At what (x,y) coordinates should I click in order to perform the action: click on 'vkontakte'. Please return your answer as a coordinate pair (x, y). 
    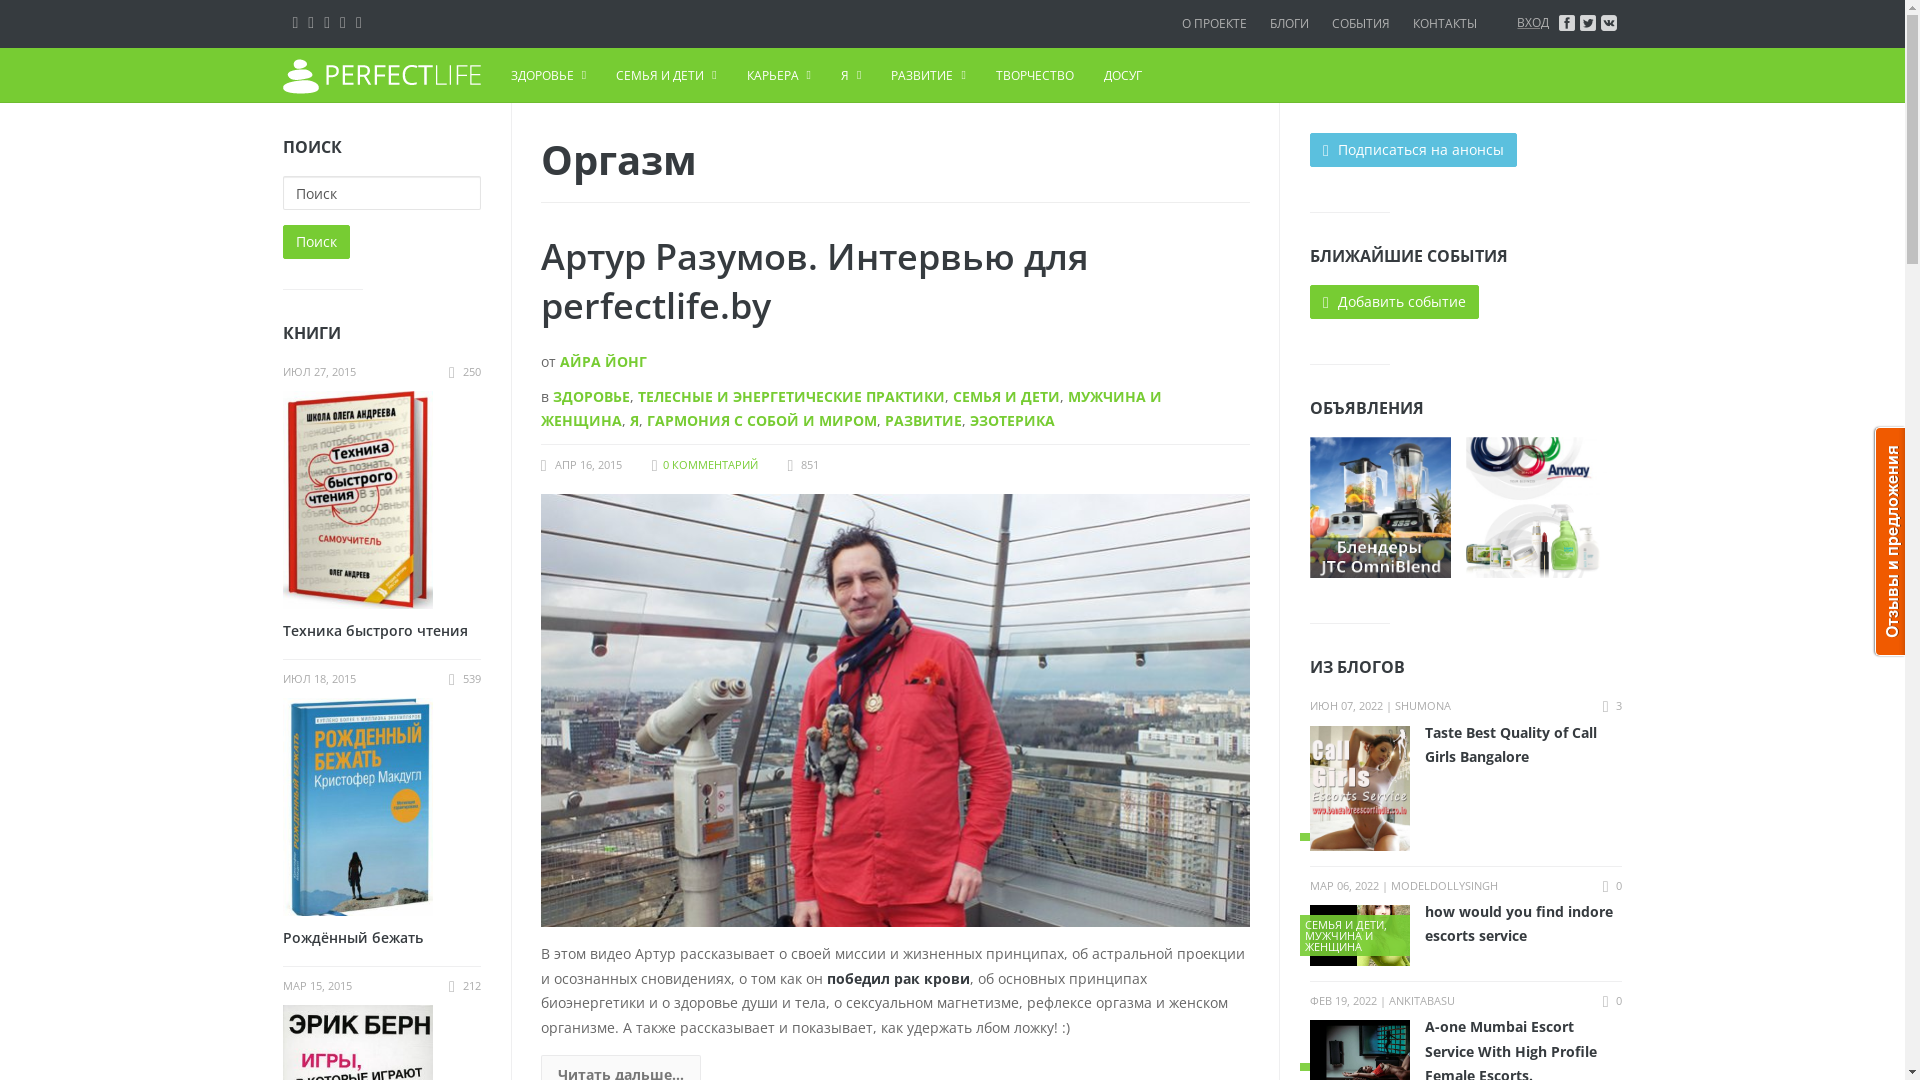
    Looking at the image, I should click on (1608, 23).